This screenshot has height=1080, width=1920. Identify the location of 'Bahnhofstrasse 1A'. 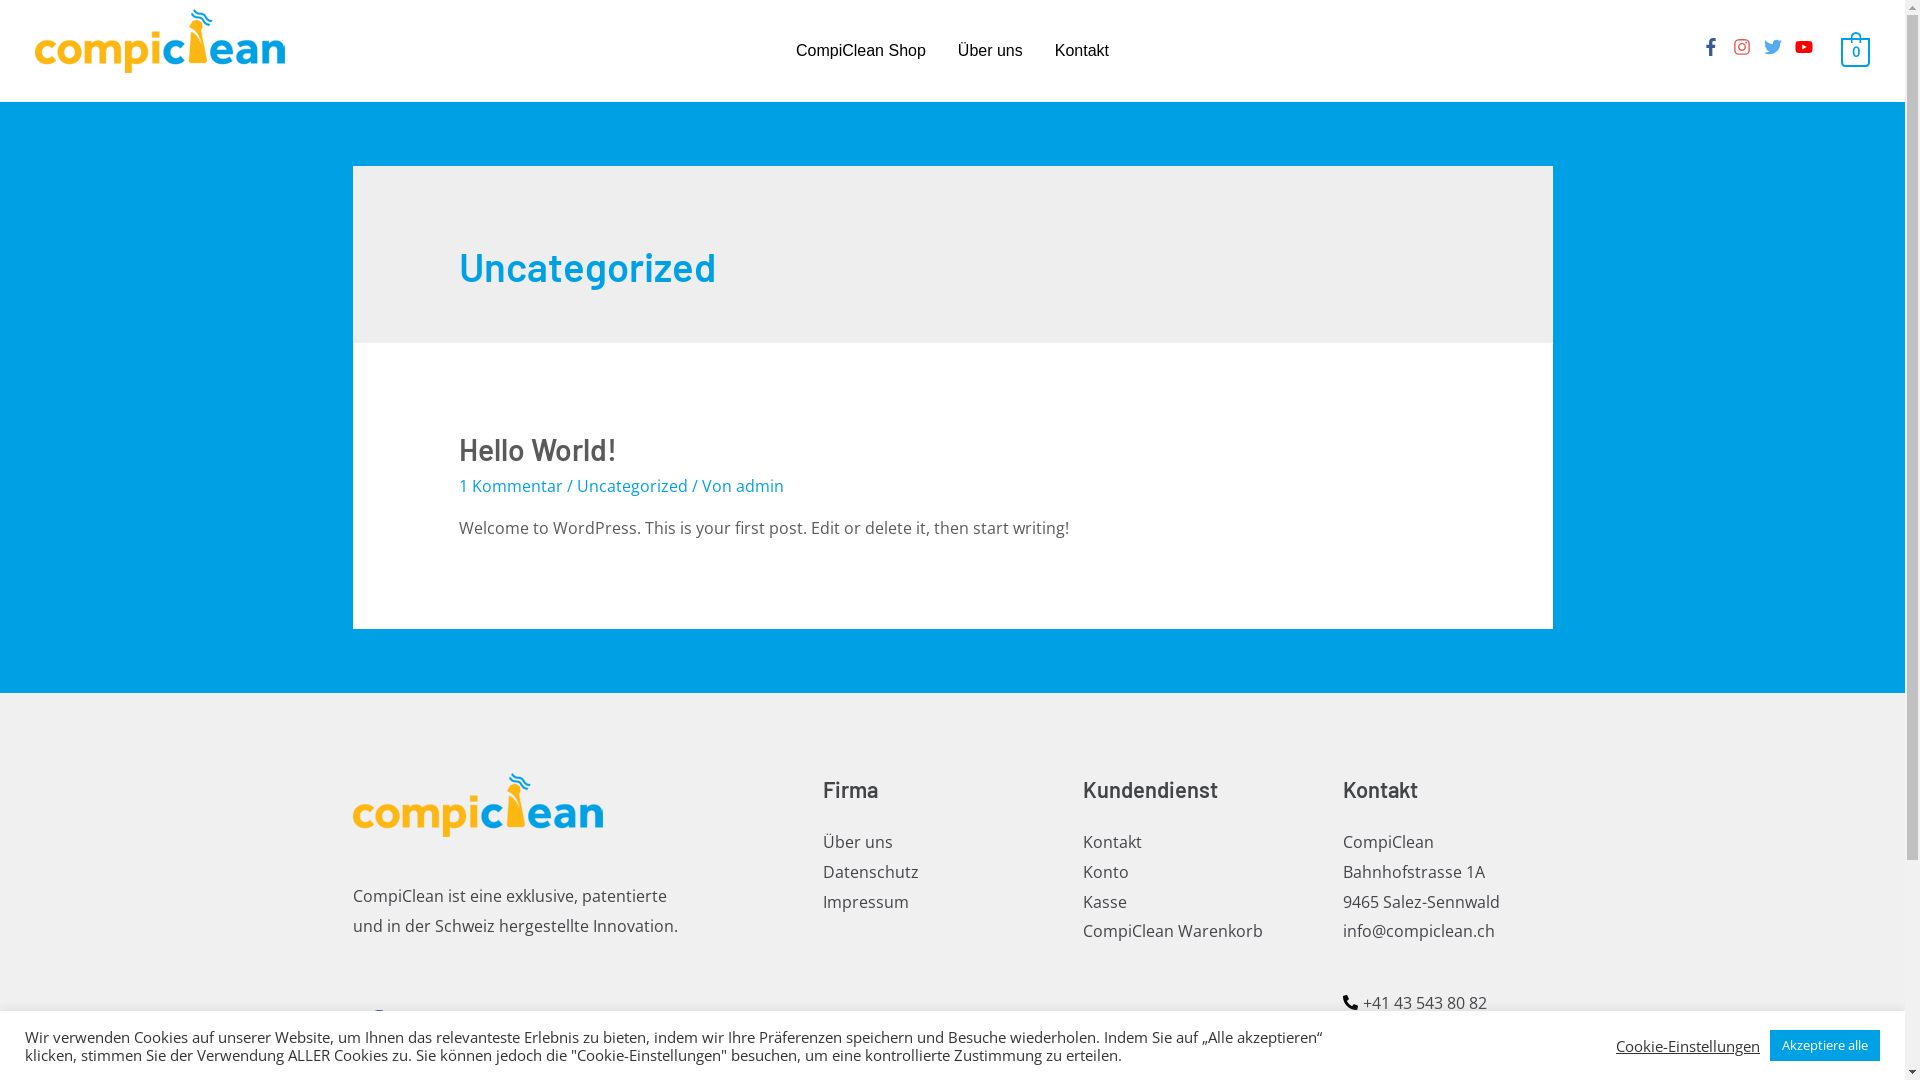
(1411, 870).